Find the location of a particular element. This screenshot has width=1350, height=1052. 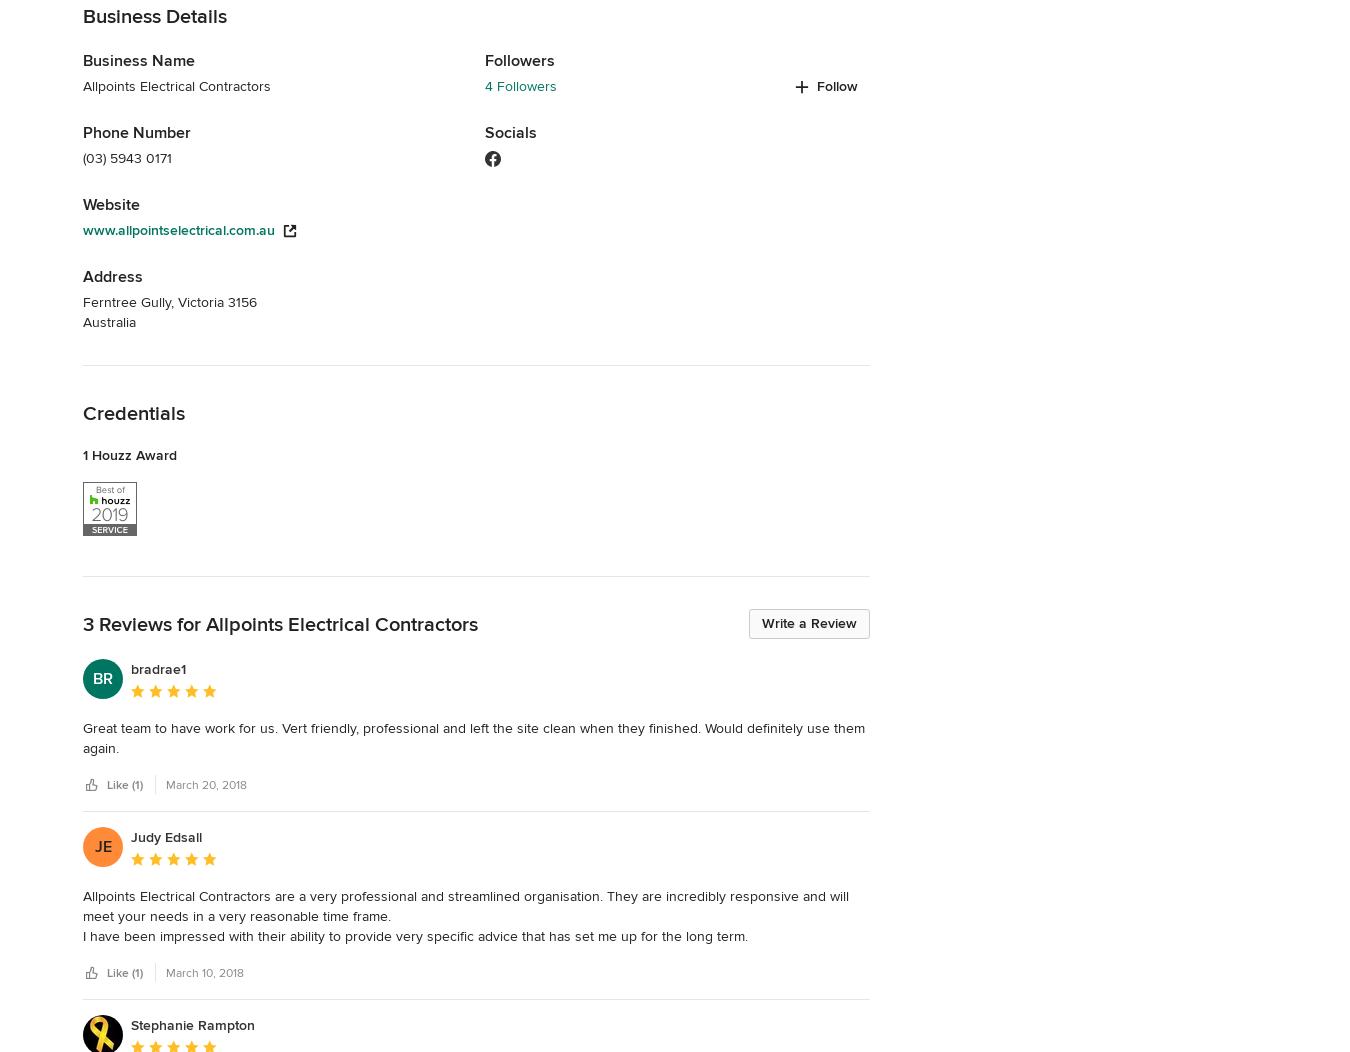

'3 Reviews for Allpoints Electrical Contractors' is located at coordinates (279, 624).